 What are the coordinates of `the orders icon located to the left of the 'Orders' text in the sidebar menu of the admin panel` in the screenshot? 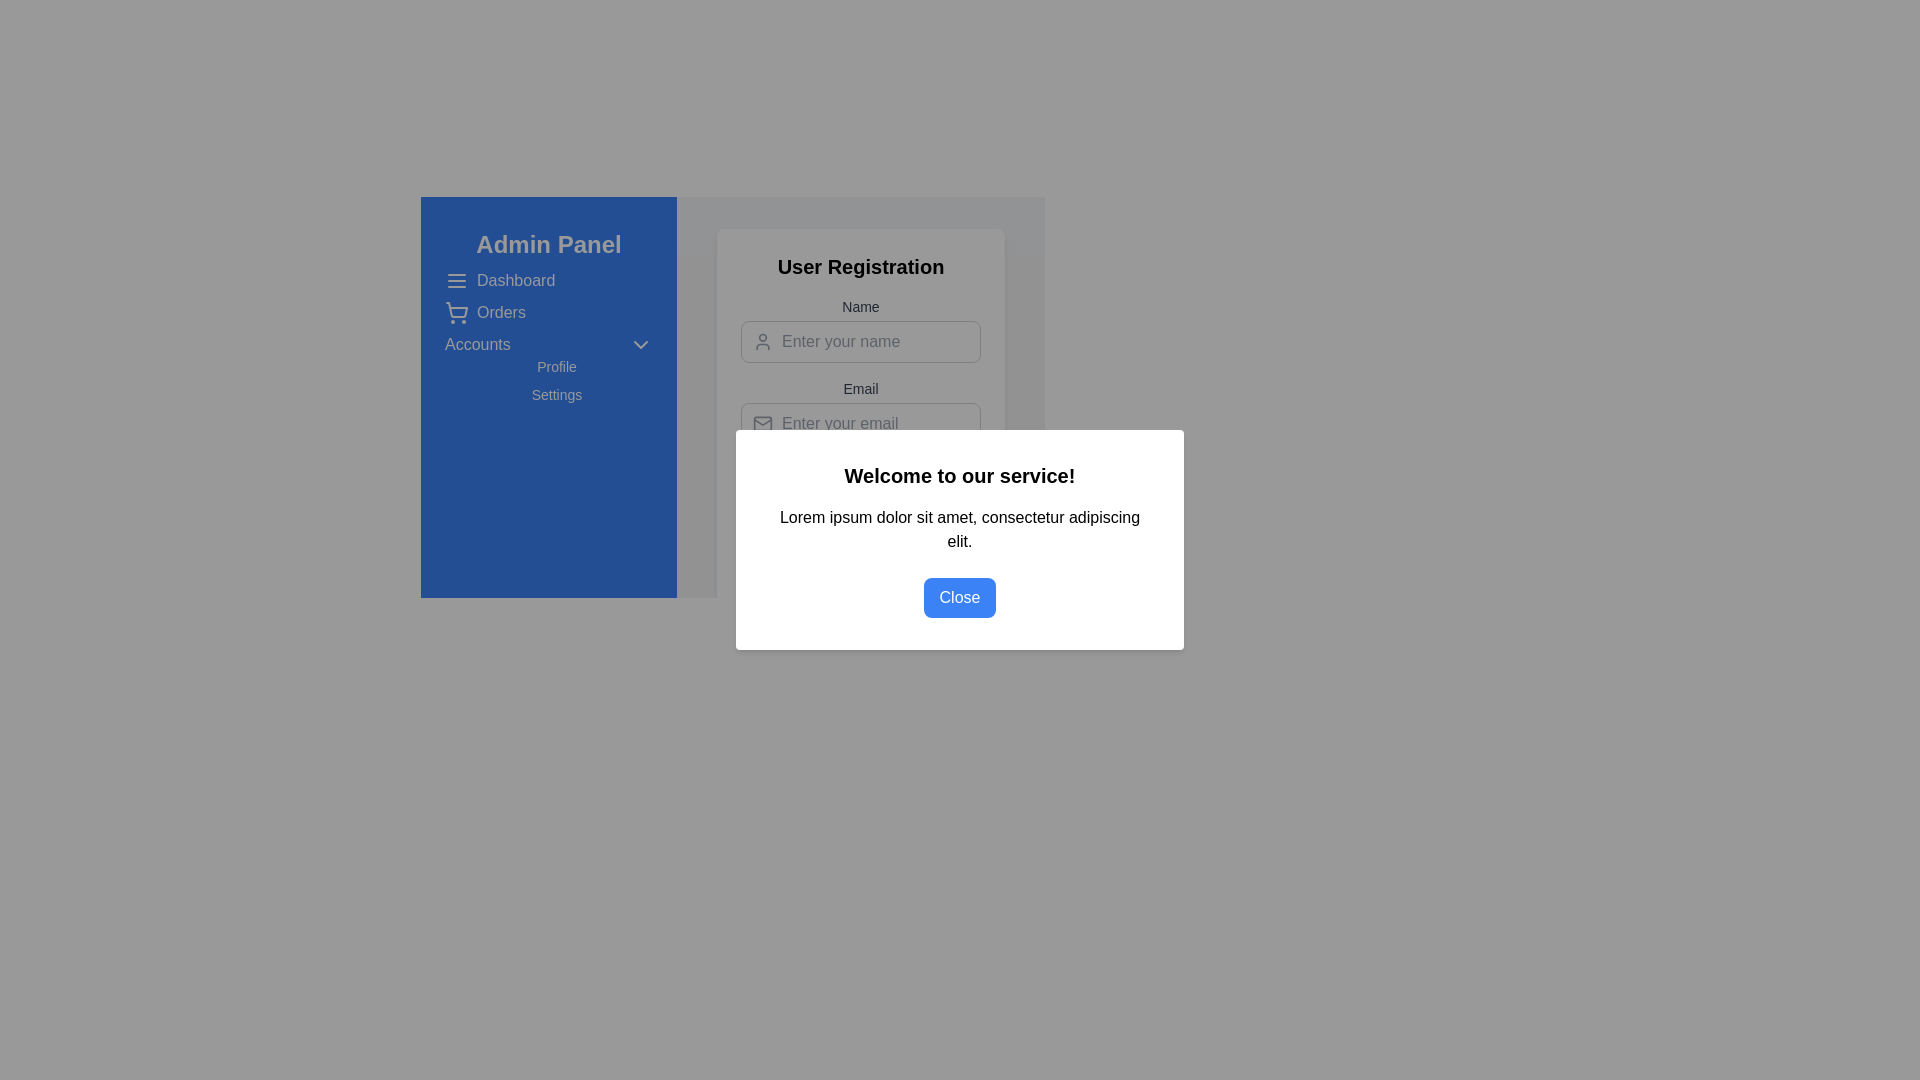 It's located at (455, 312).